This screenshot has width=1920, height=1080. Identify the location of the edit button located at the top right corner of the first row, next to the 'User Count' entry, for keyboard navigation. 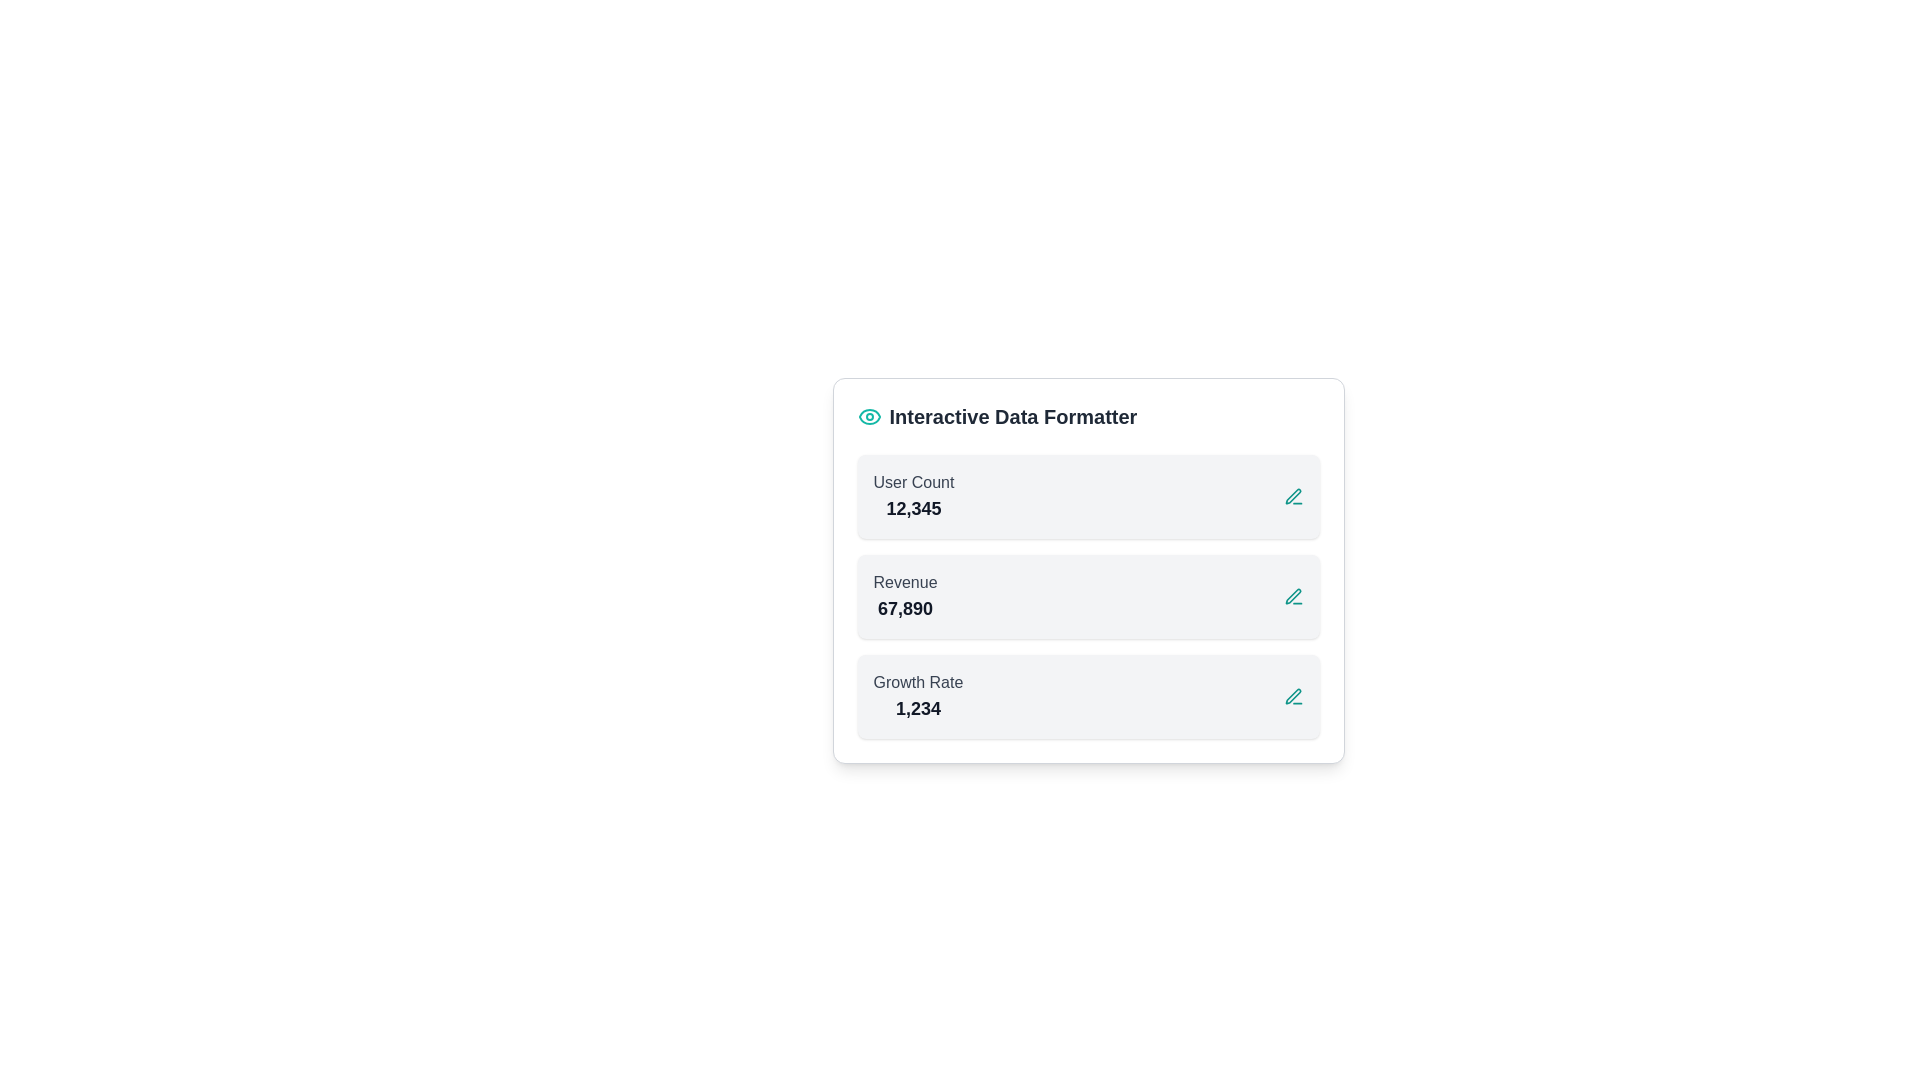
(1293, 496).